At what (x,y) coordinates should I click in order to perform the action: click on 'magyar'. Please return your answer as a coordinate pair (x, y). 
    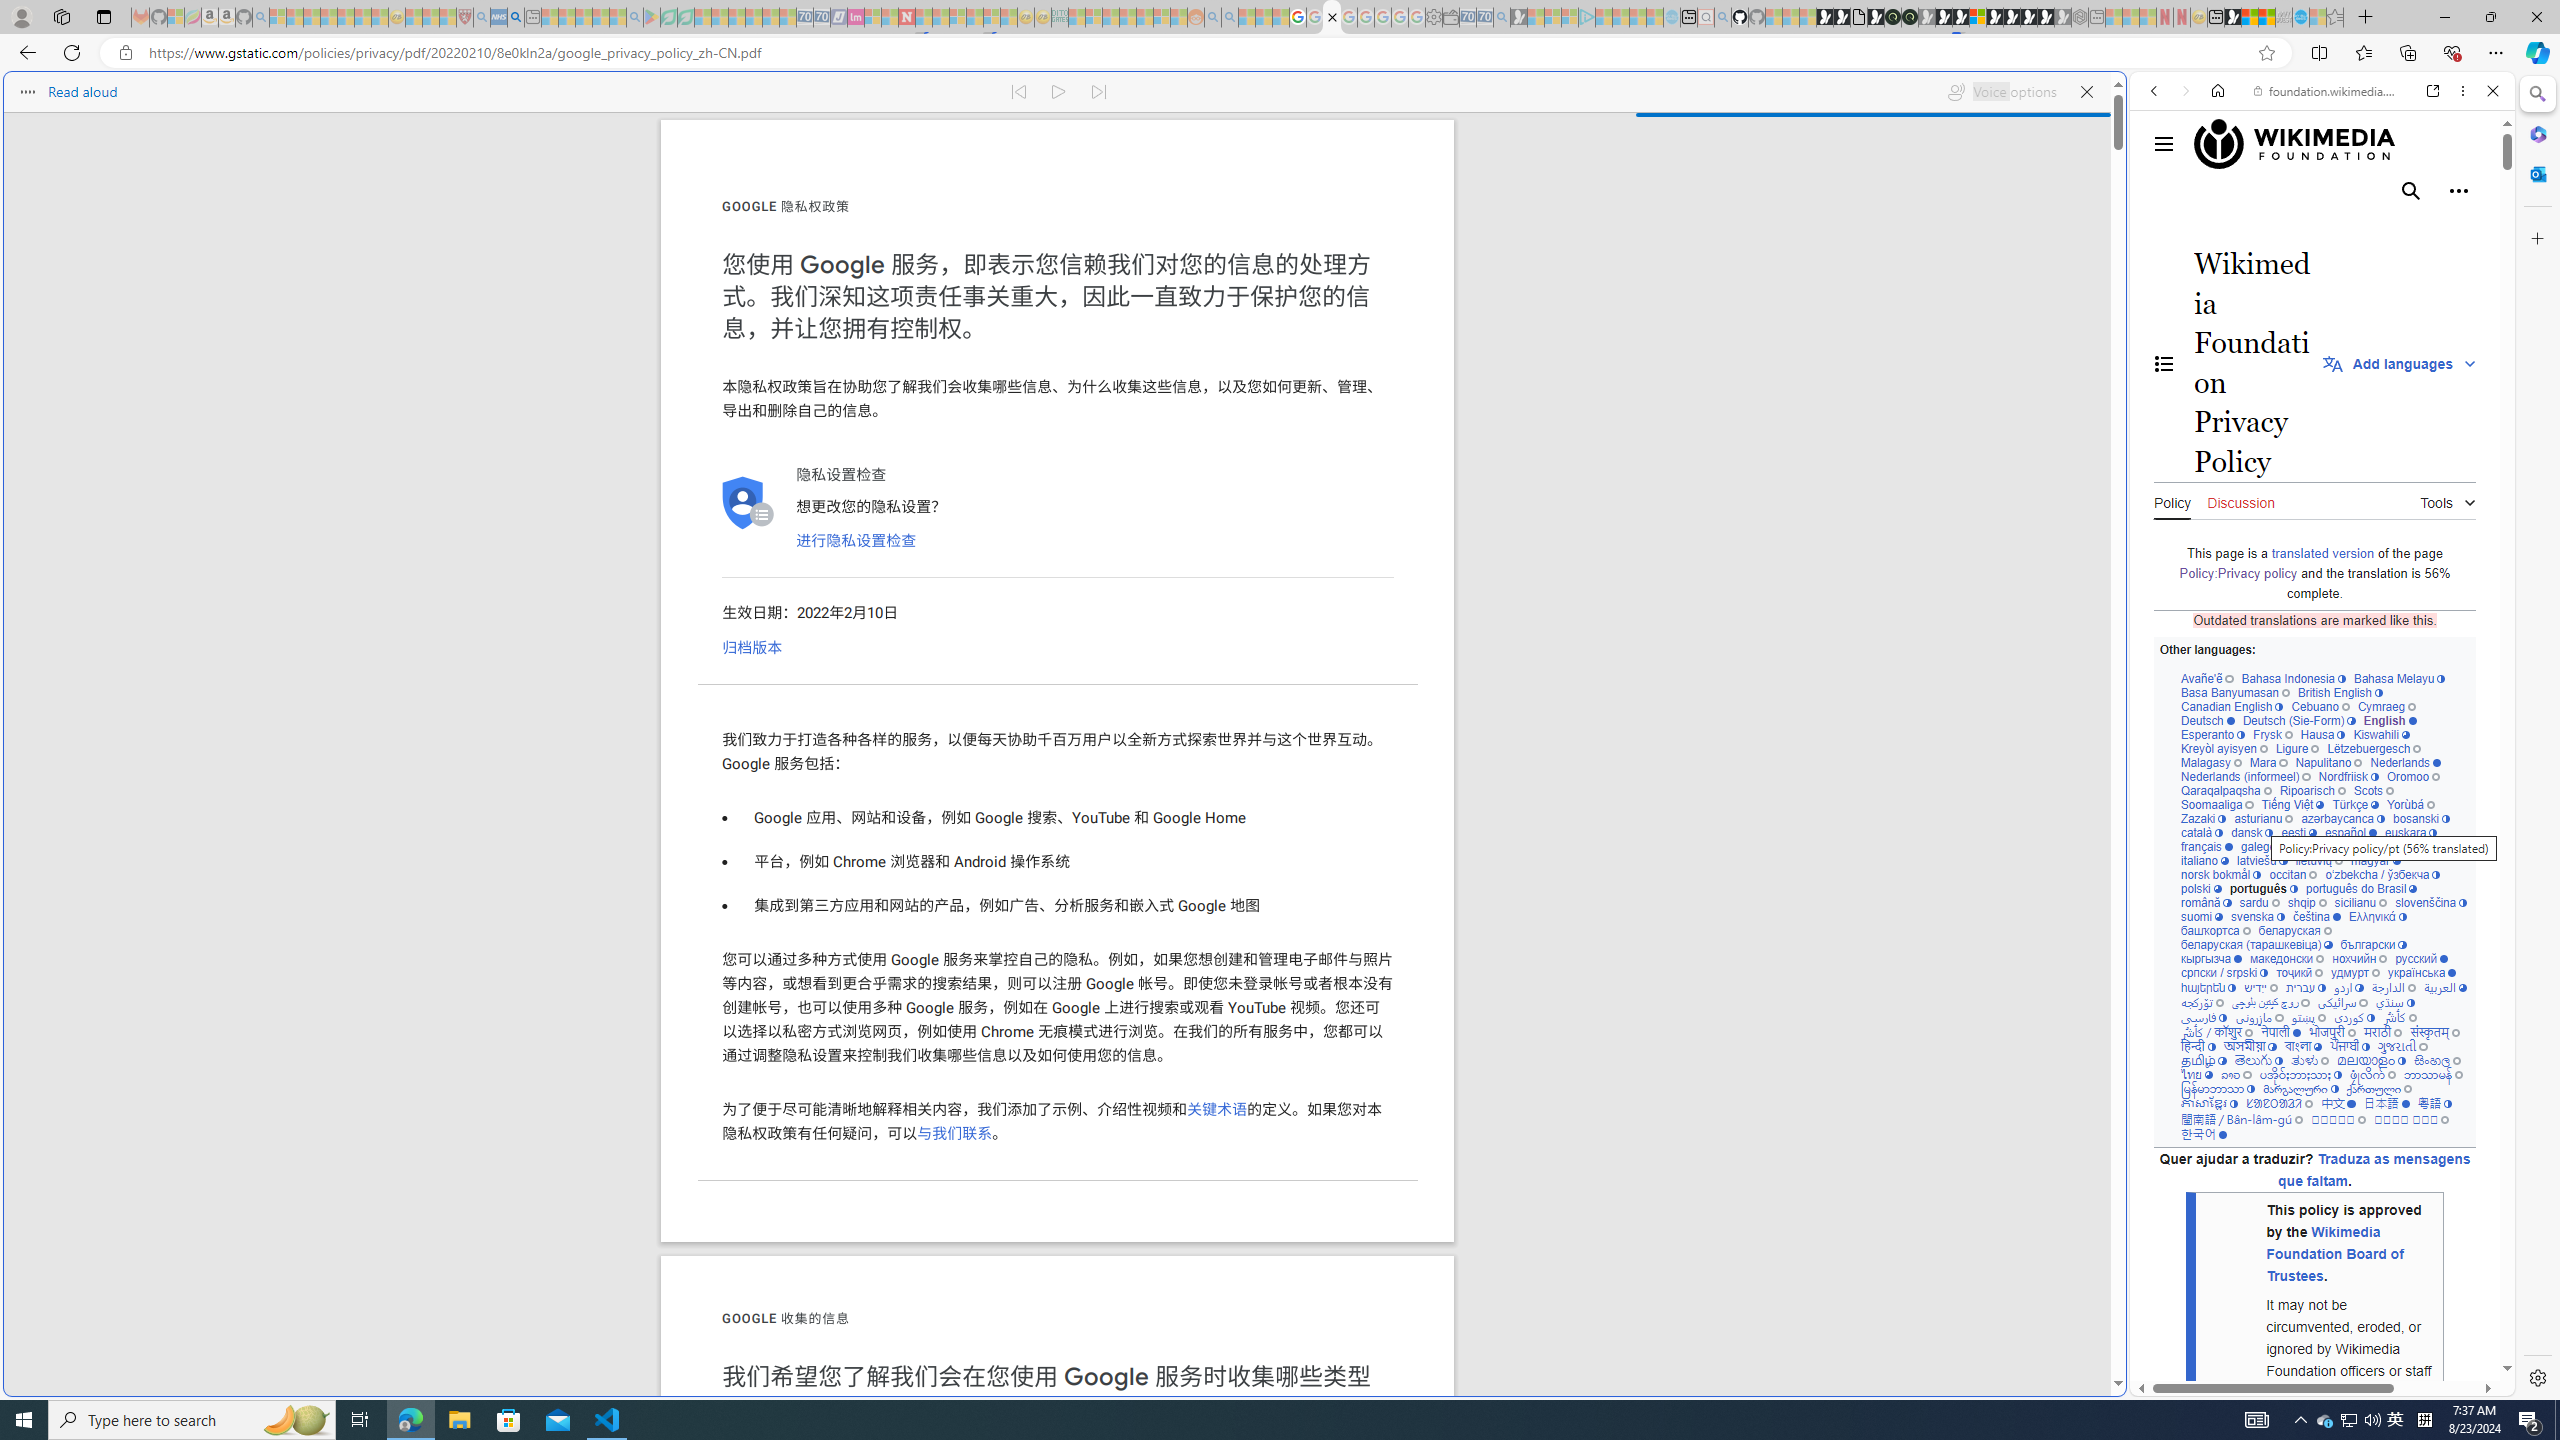
    Looking at the image, I should click on (2374, 859).